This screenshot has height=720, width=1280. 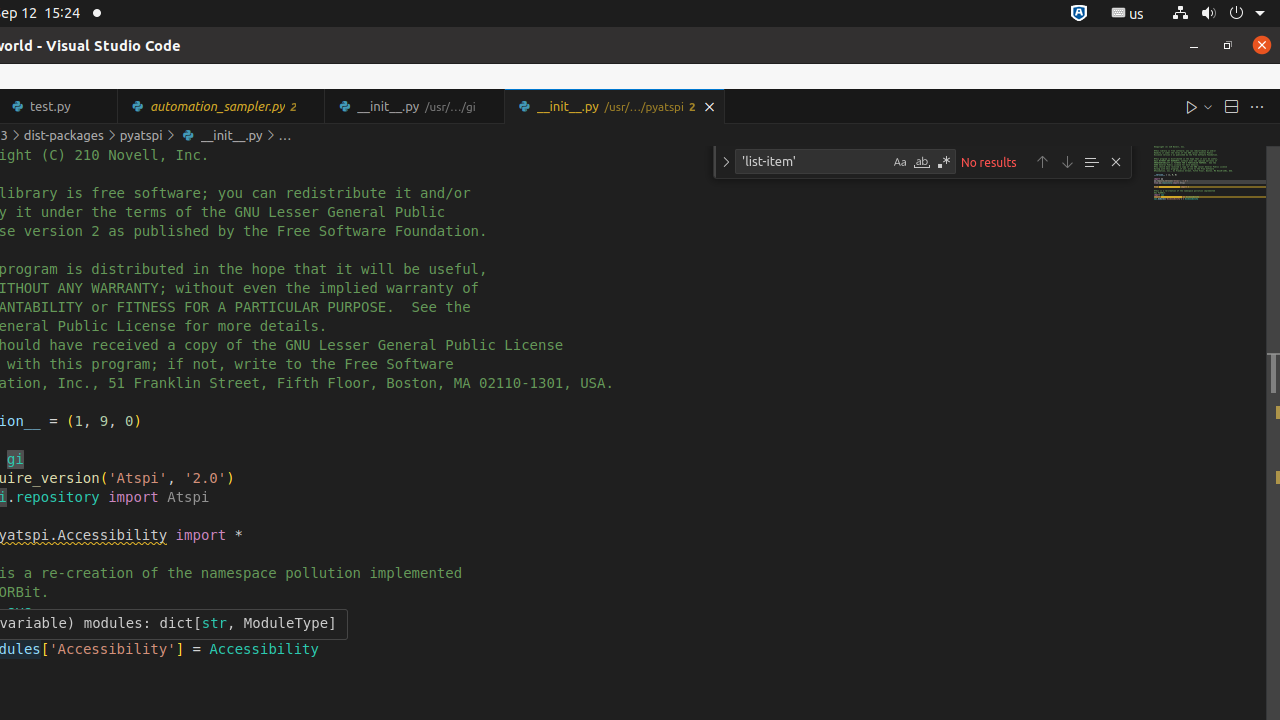 I want to click on 'Split Editor Down', so click(x=1229, y=106).